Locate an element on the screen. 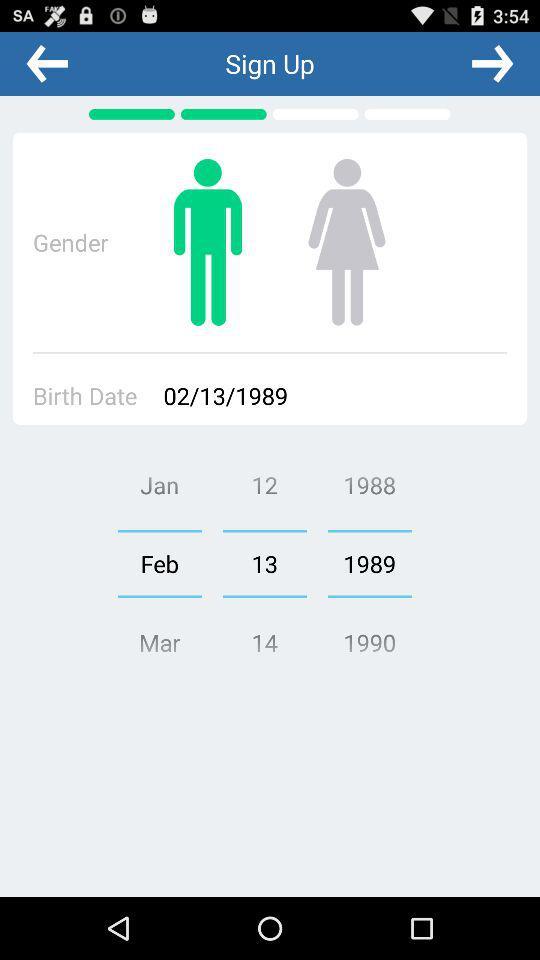  female gender is located at coordinates (345, 241).